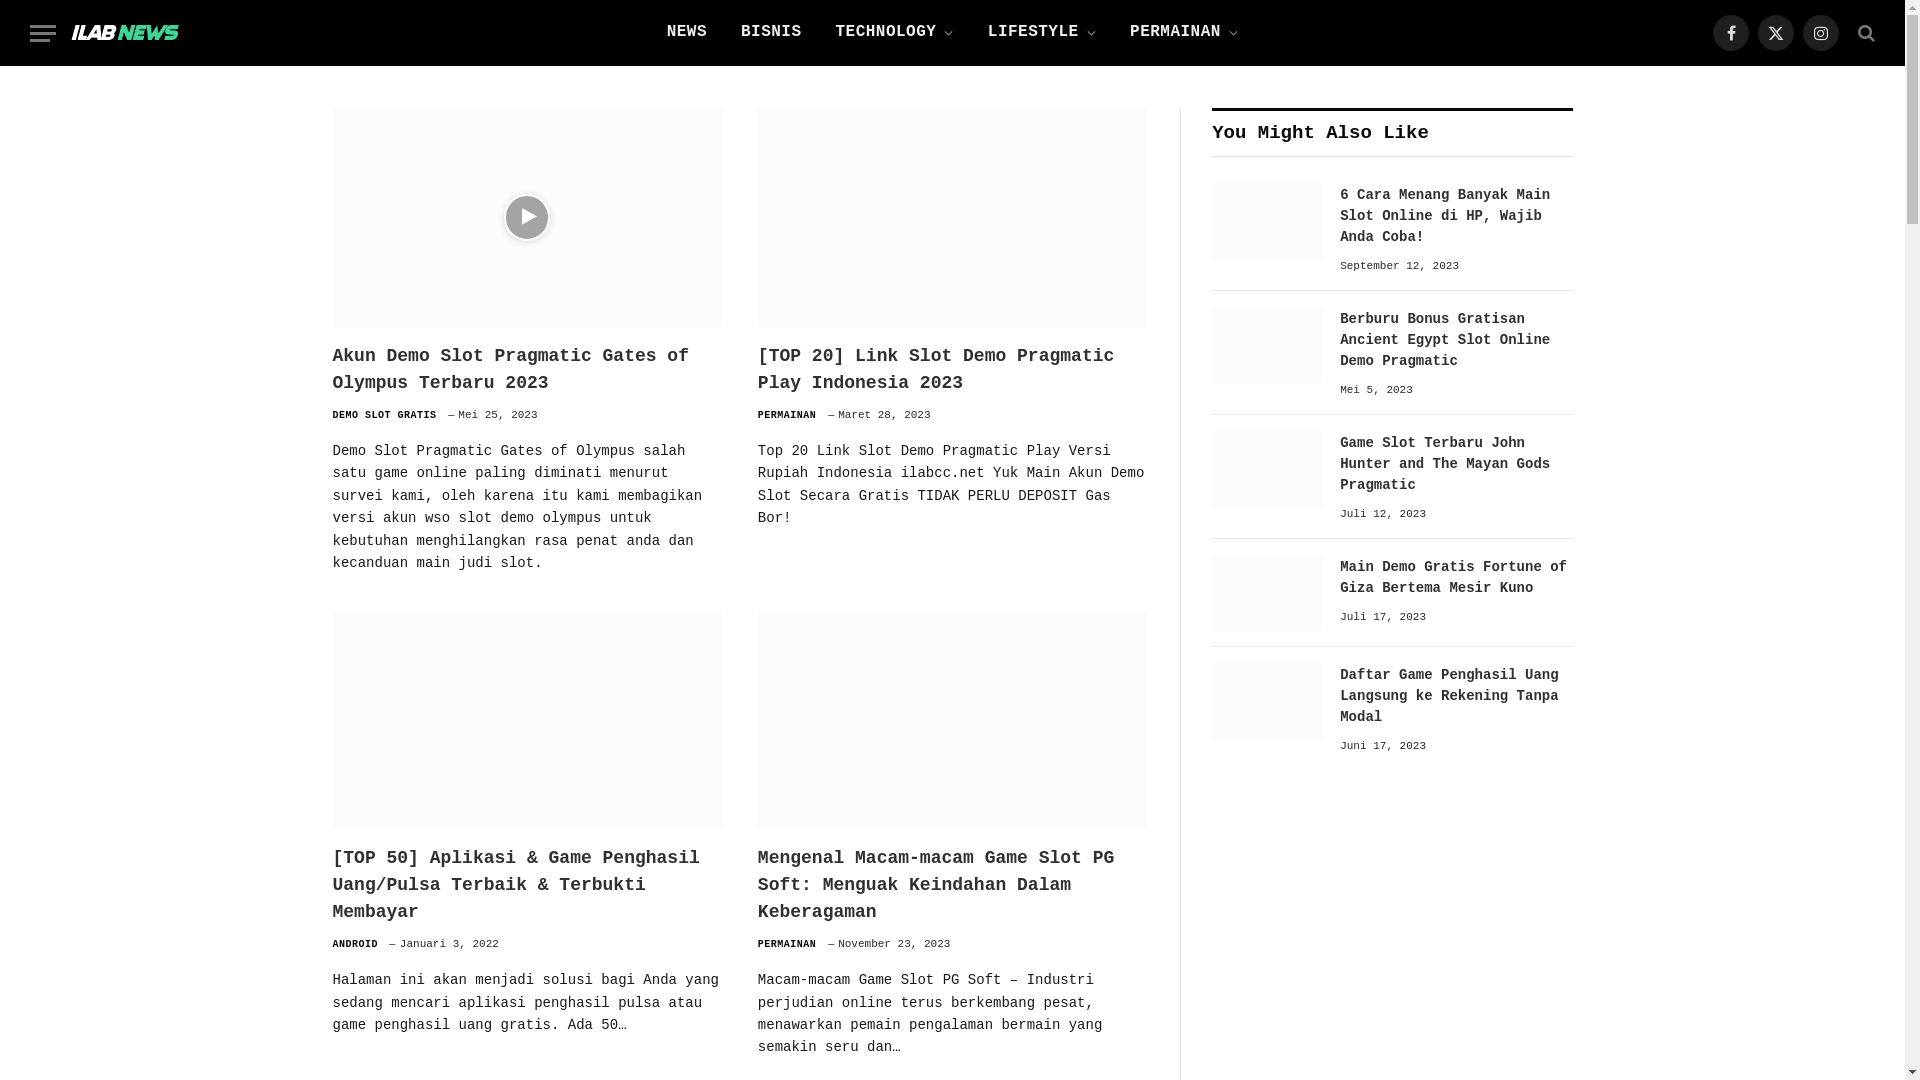 This screenshot has width=1920, height=1080. What do you see at coordinates (1730, 33) in the screenshot?
I see `'Facebook'` at bounding box center [1730, 33].